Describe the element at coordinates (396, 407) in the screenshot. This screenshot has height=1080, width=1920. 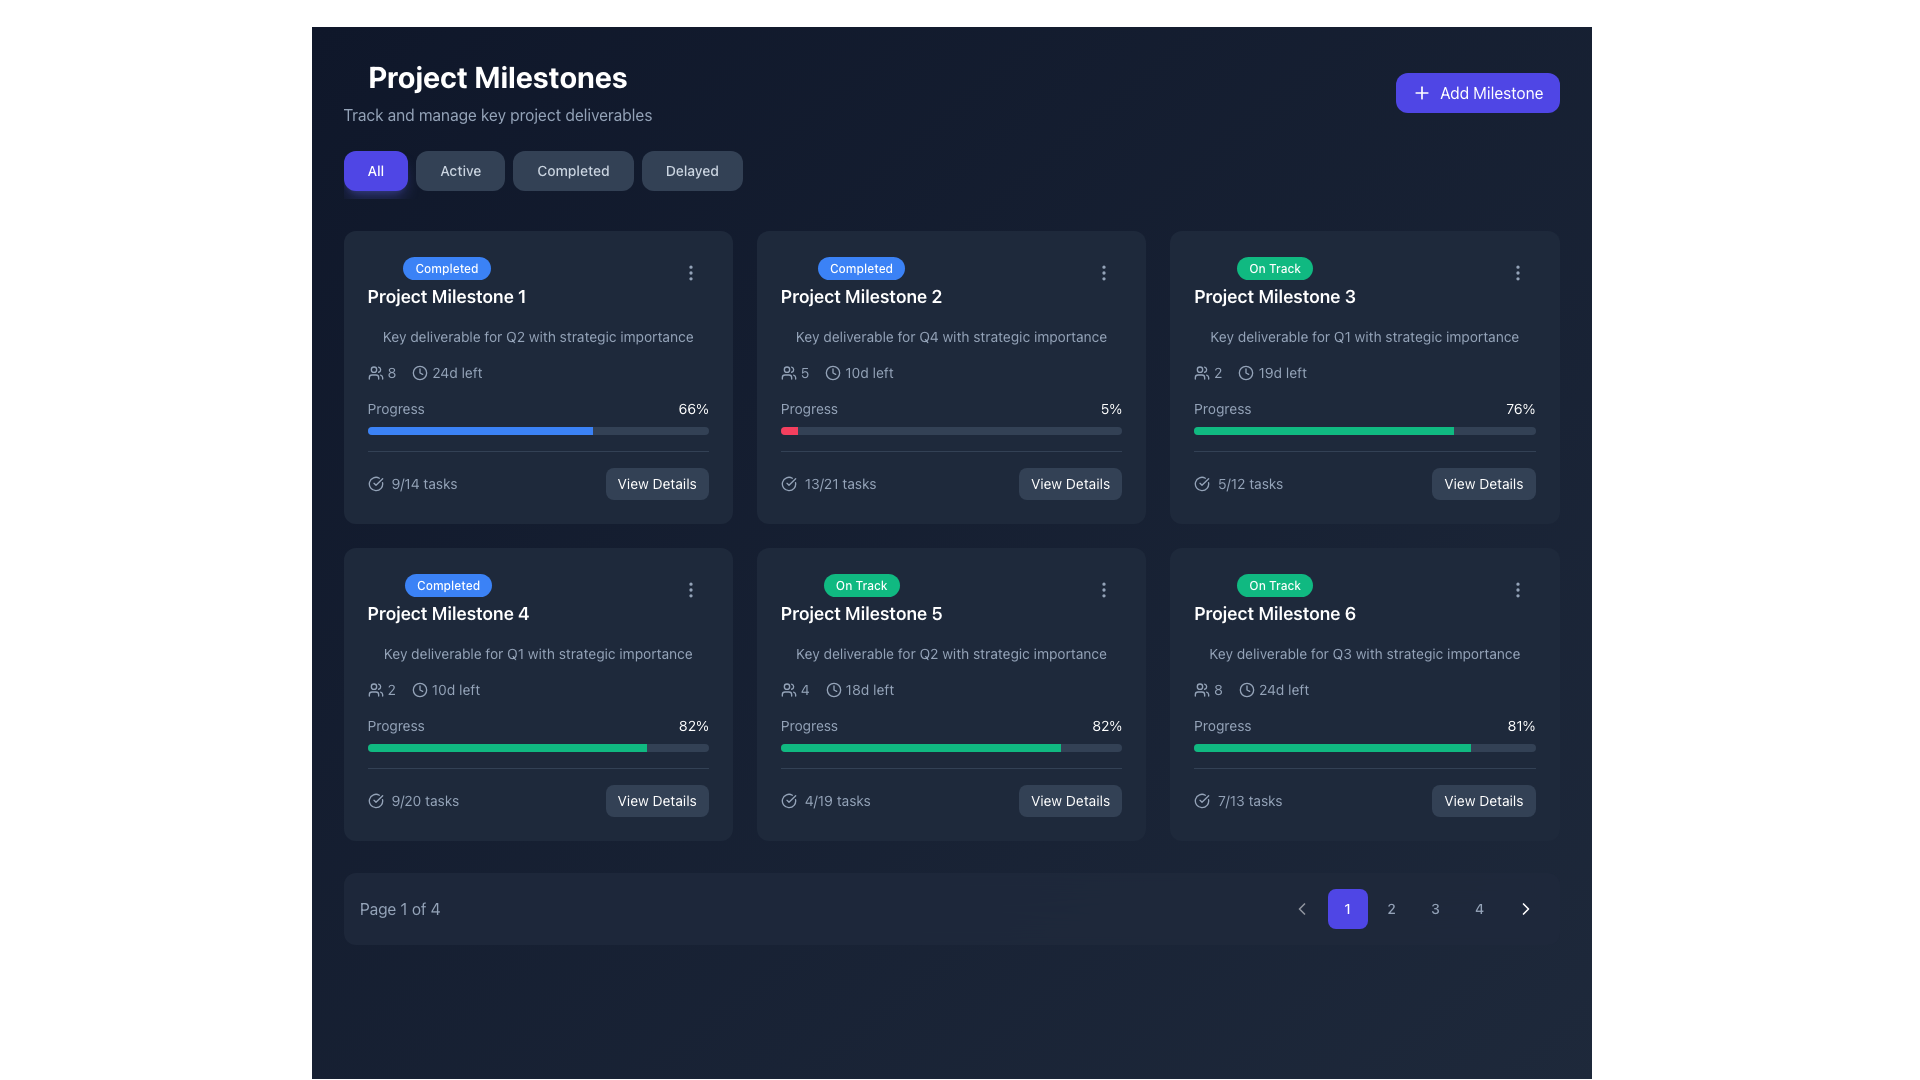
I see `the static text label describing the progress tracking section of 'Project Milestone 1' which is positioned above the progress bar` at that location.